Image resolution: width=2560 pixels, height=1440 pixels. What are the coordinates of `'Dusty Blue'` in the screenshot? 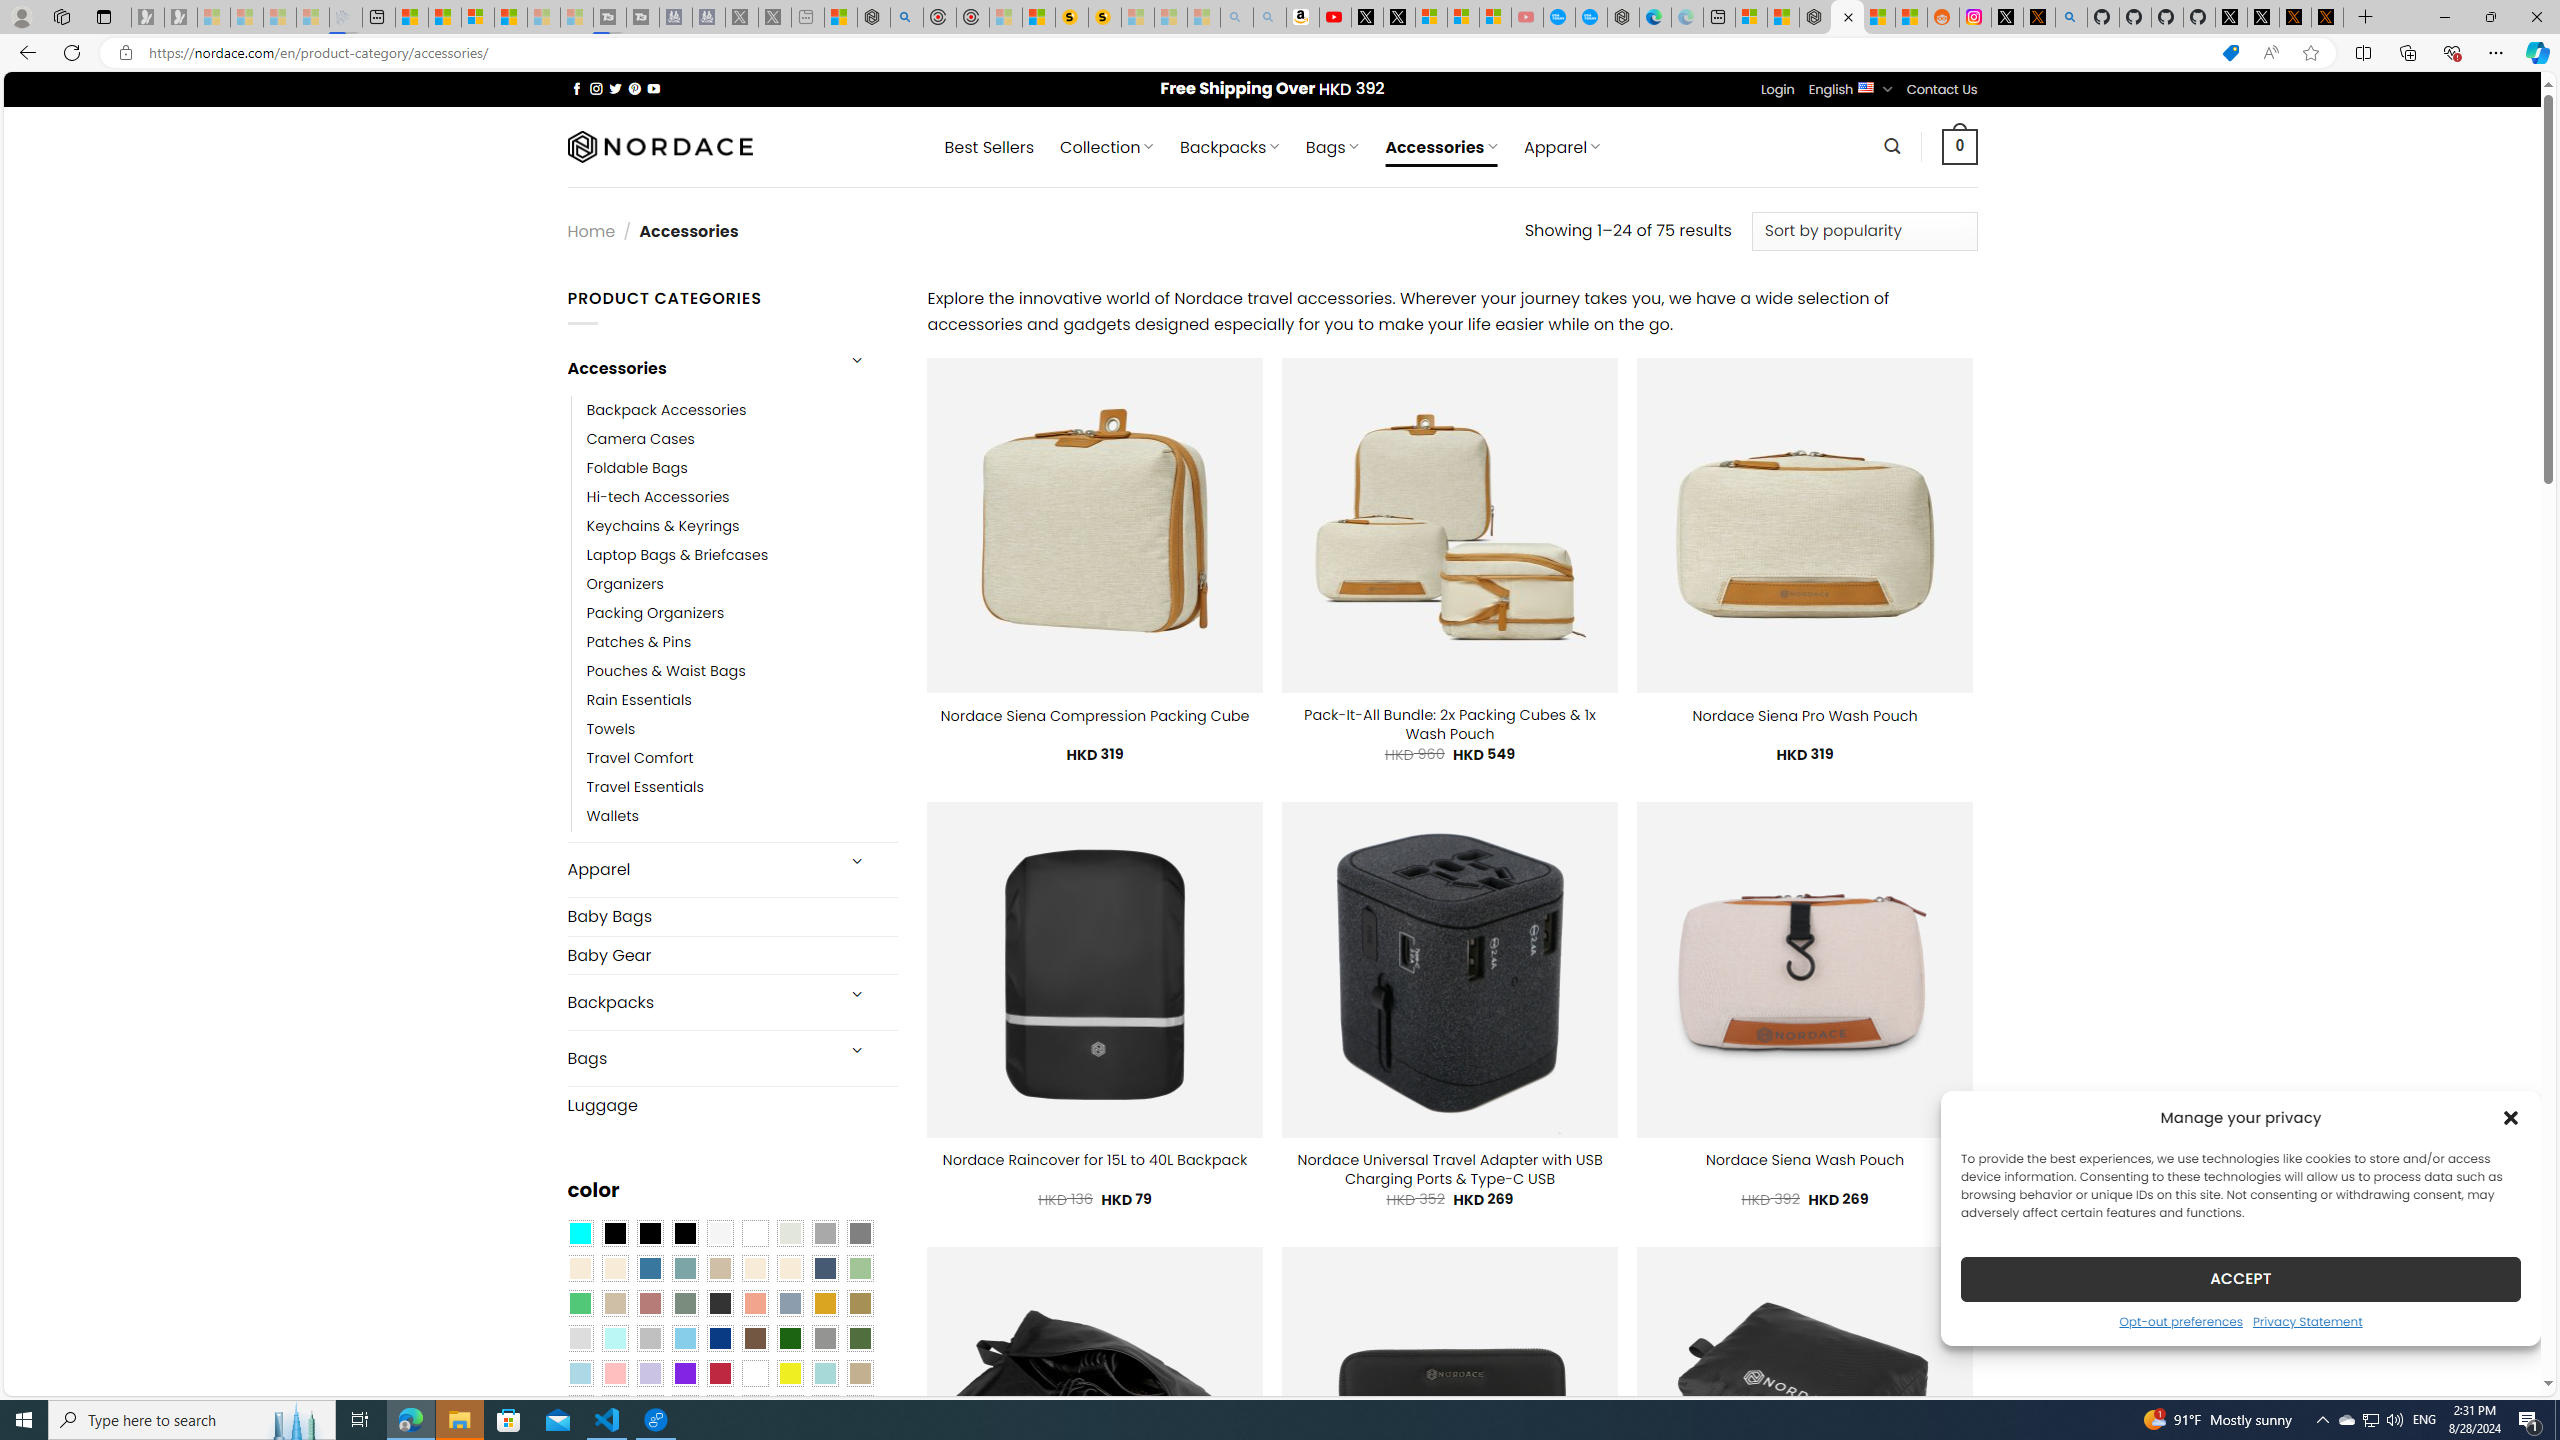 It's located at (790, 1303).